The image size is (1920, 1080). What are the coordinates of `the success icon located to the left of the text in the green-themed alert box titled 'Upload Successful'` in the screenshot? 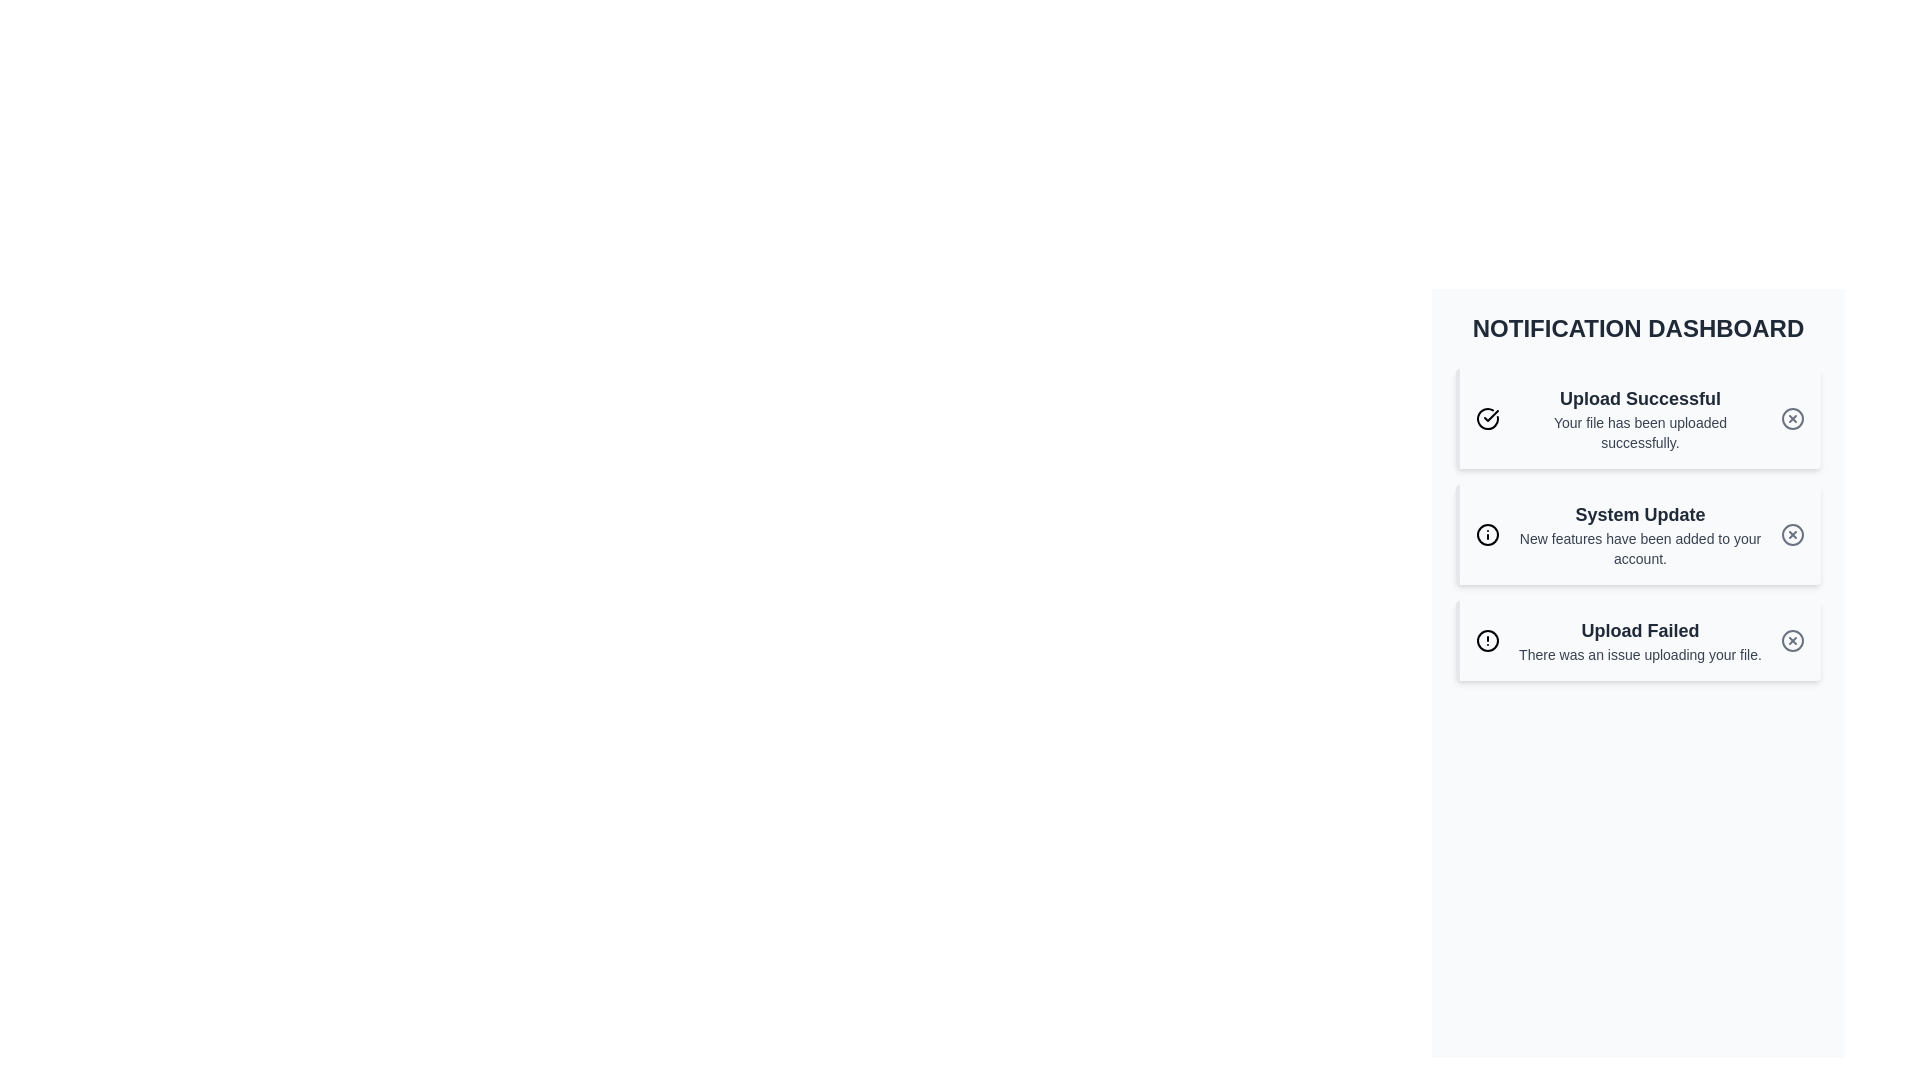 It's located at (1488, 418).